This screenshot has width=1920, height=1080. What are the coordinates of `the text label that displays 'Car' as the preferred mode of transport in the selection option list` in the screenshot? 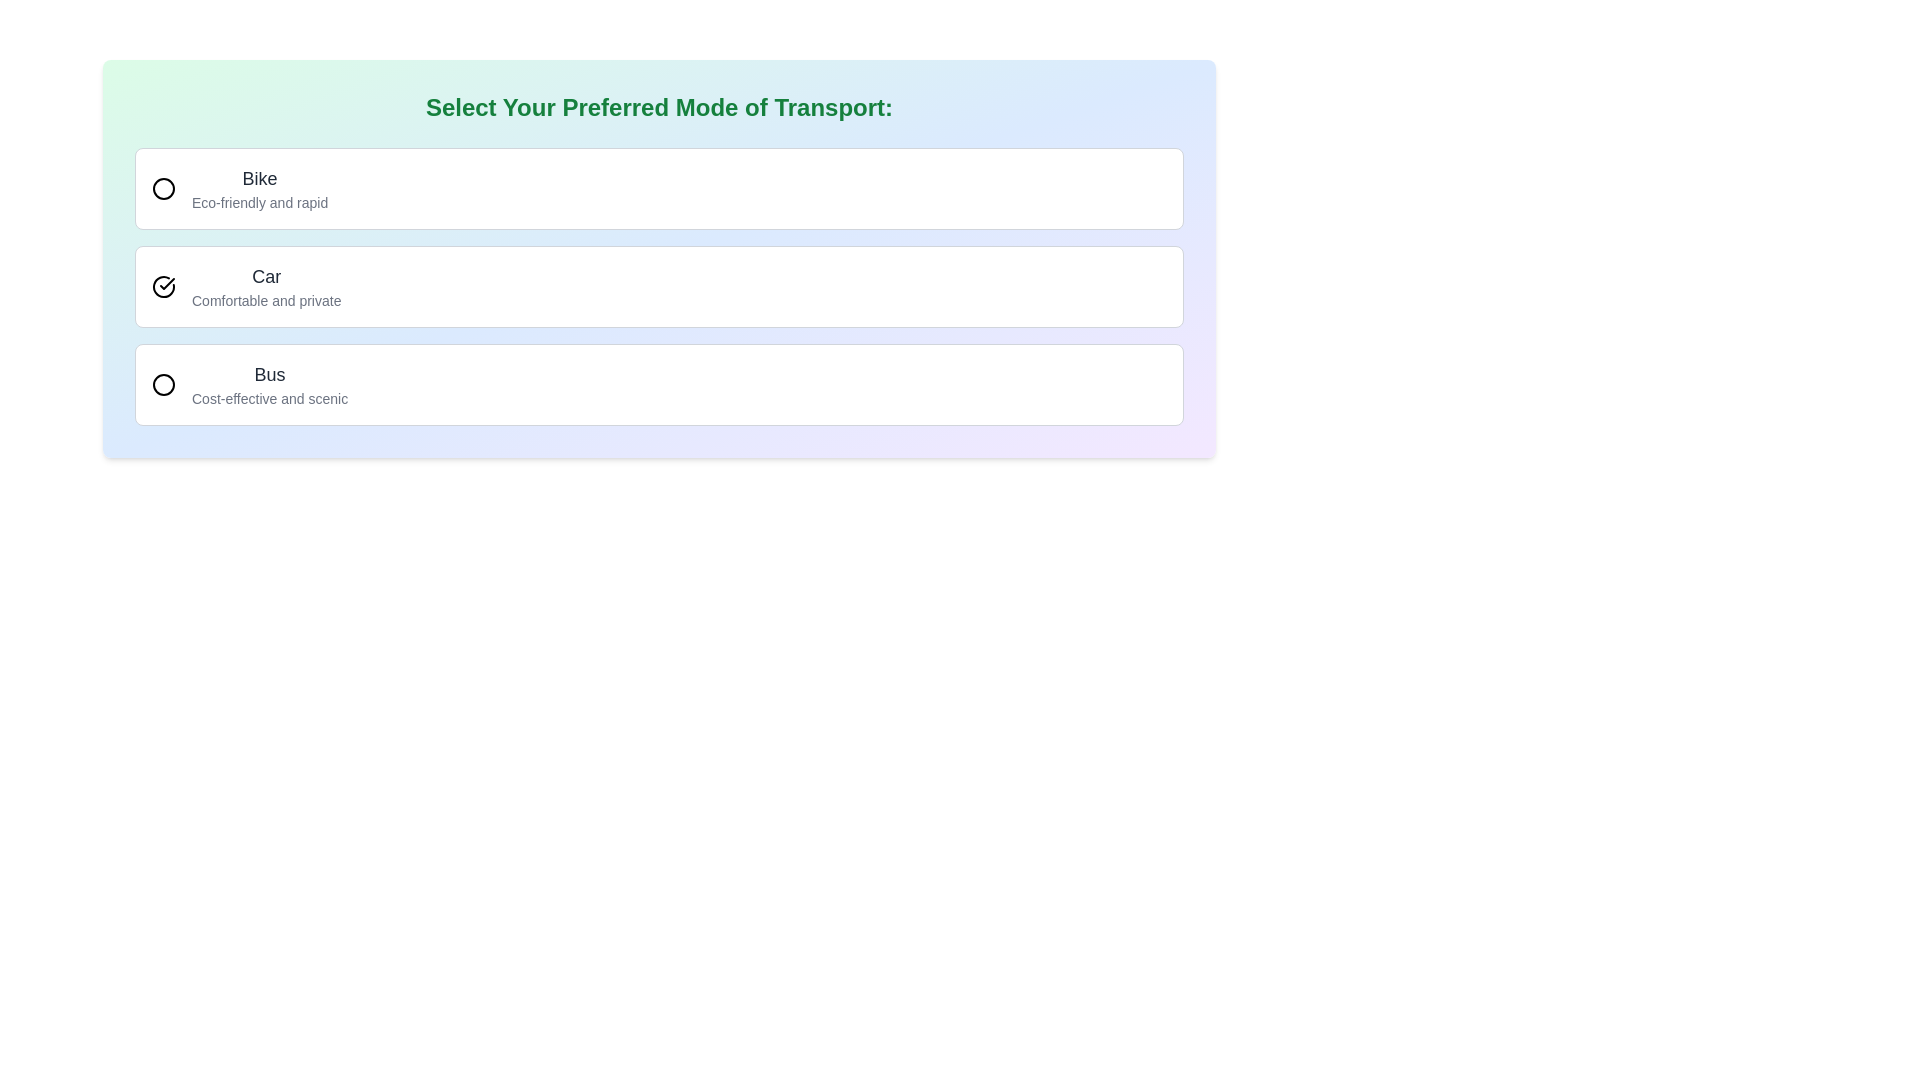 It's located at (265, 286).